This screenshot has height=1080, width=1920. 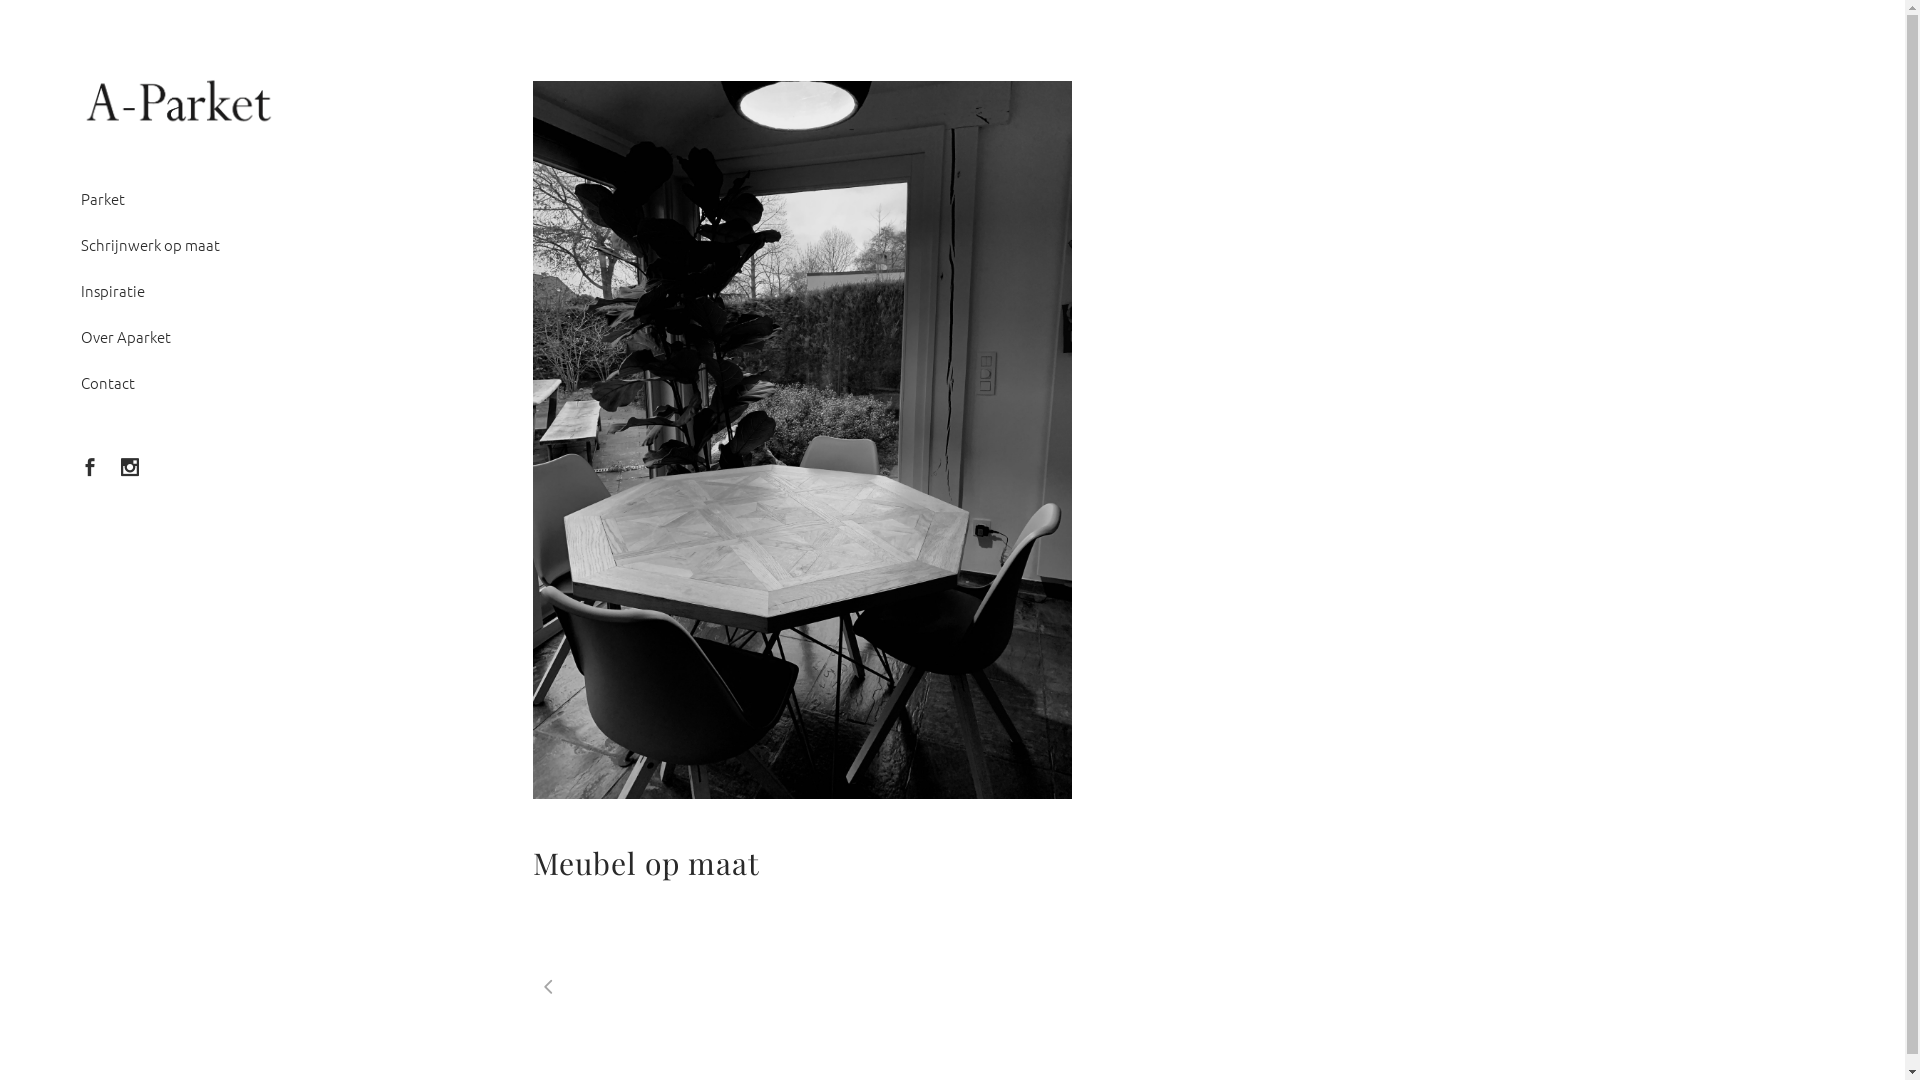 I want to click on 'Over Aparket', so click(x=179, y=335).